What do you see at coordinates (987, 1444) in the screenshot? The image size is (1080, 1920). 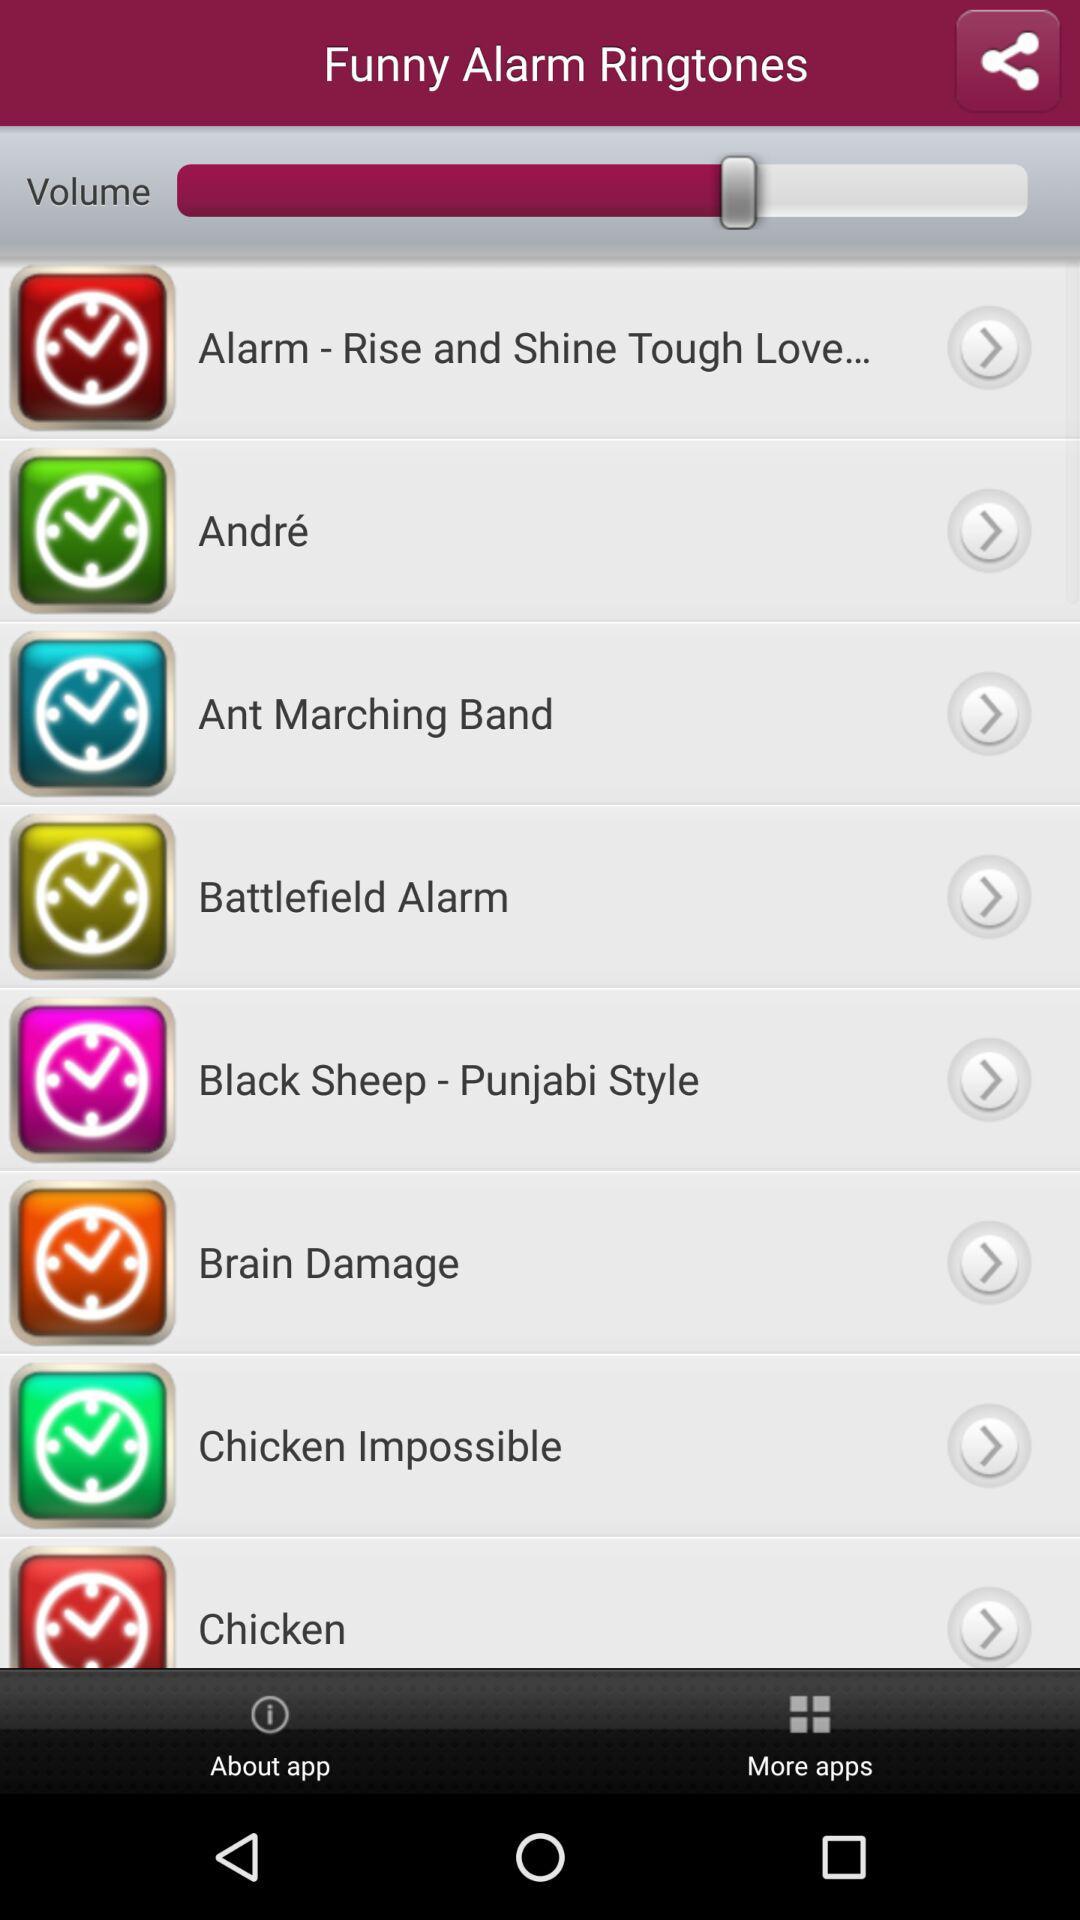 I see `next` at bounding box center [987, 1444].